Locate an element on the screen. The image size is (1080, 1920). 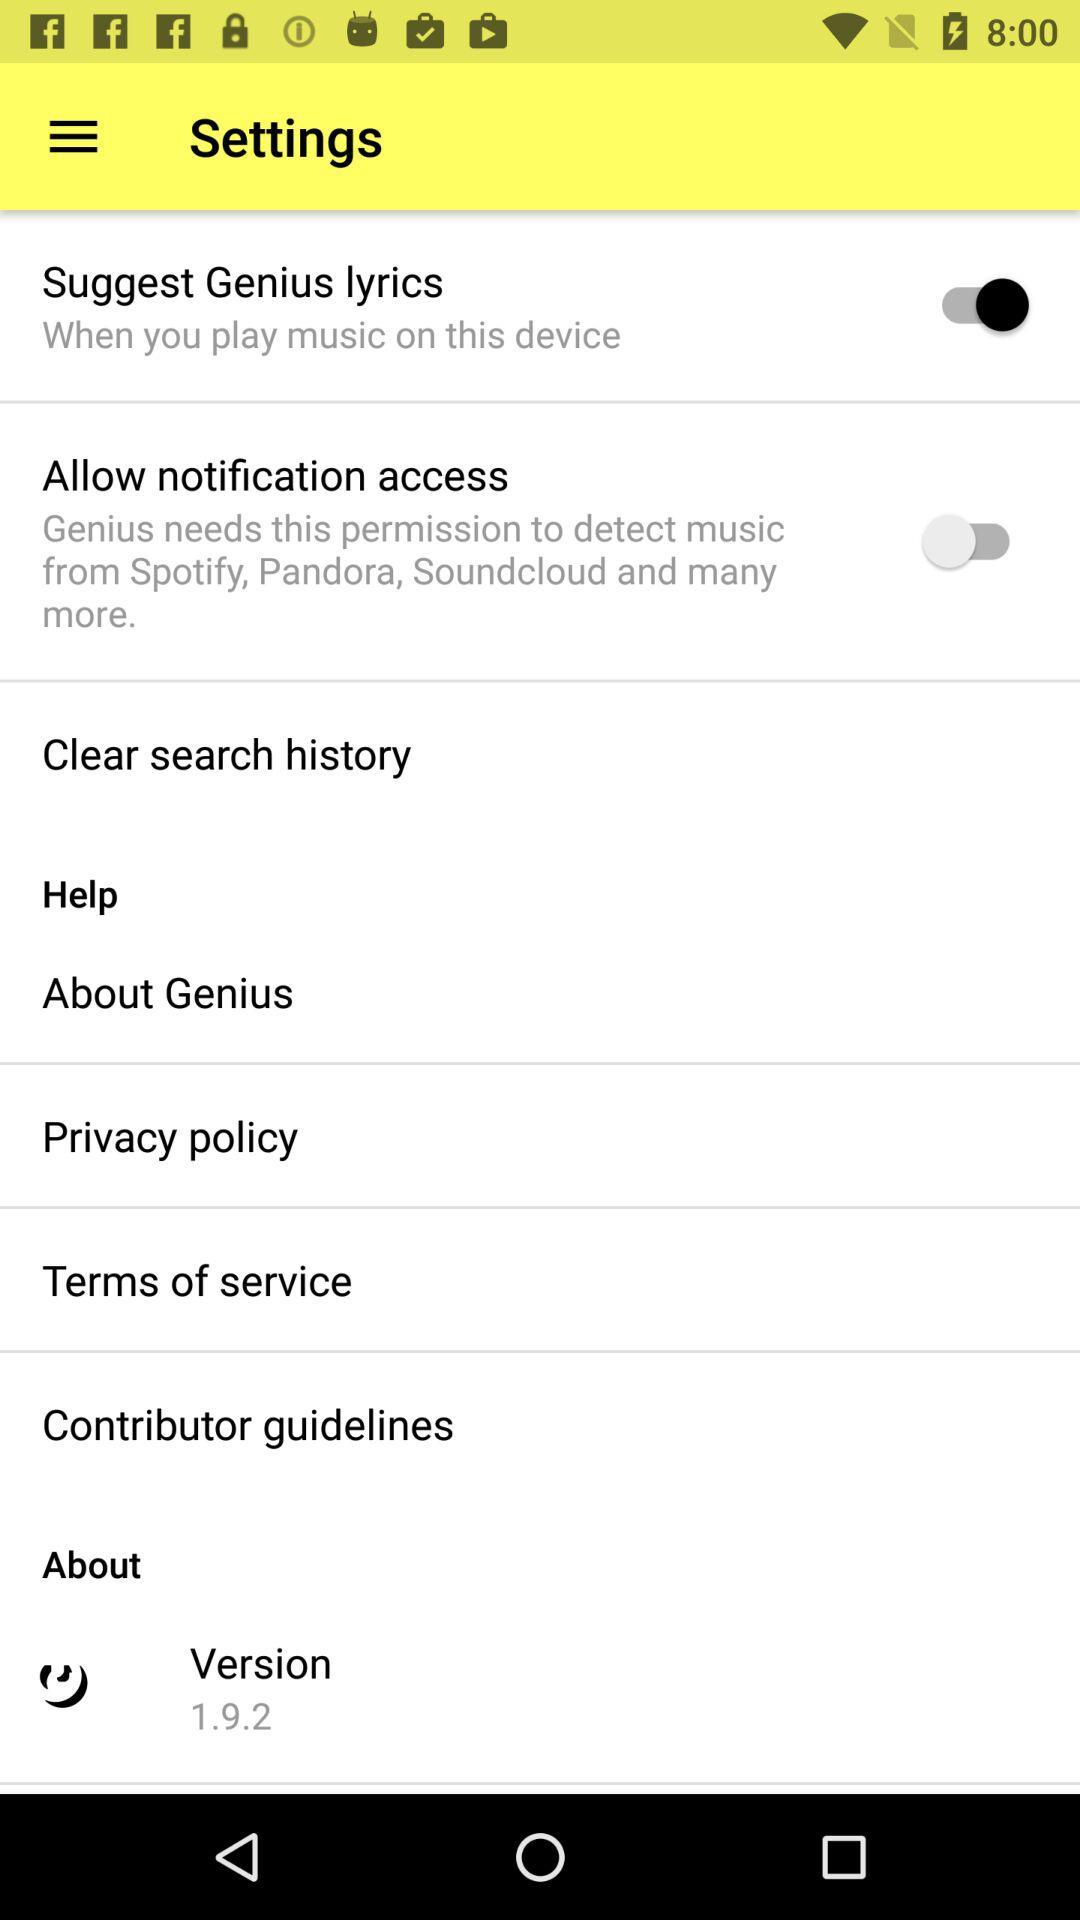
the version icon is located at coordinates (260, 1661).